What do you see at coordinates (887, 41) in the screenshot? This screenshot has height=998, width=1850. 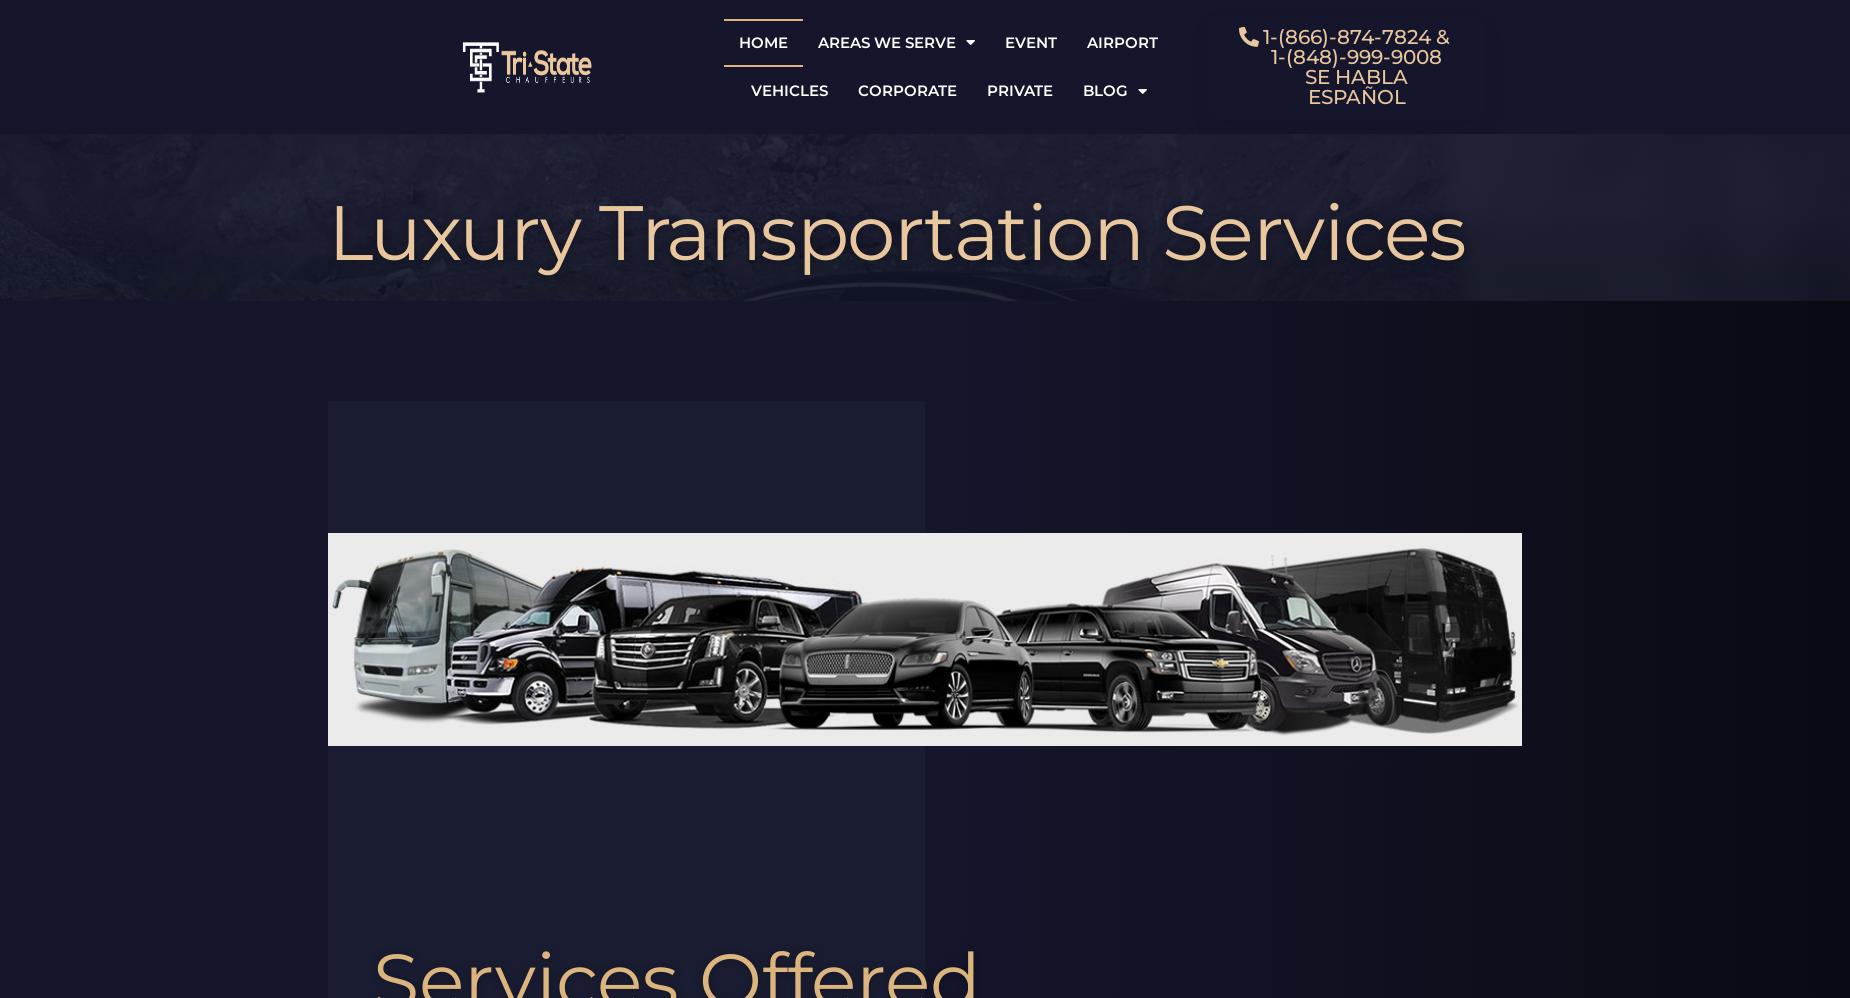 I see `'Areas we serve'` at bounding box center [887, 41].